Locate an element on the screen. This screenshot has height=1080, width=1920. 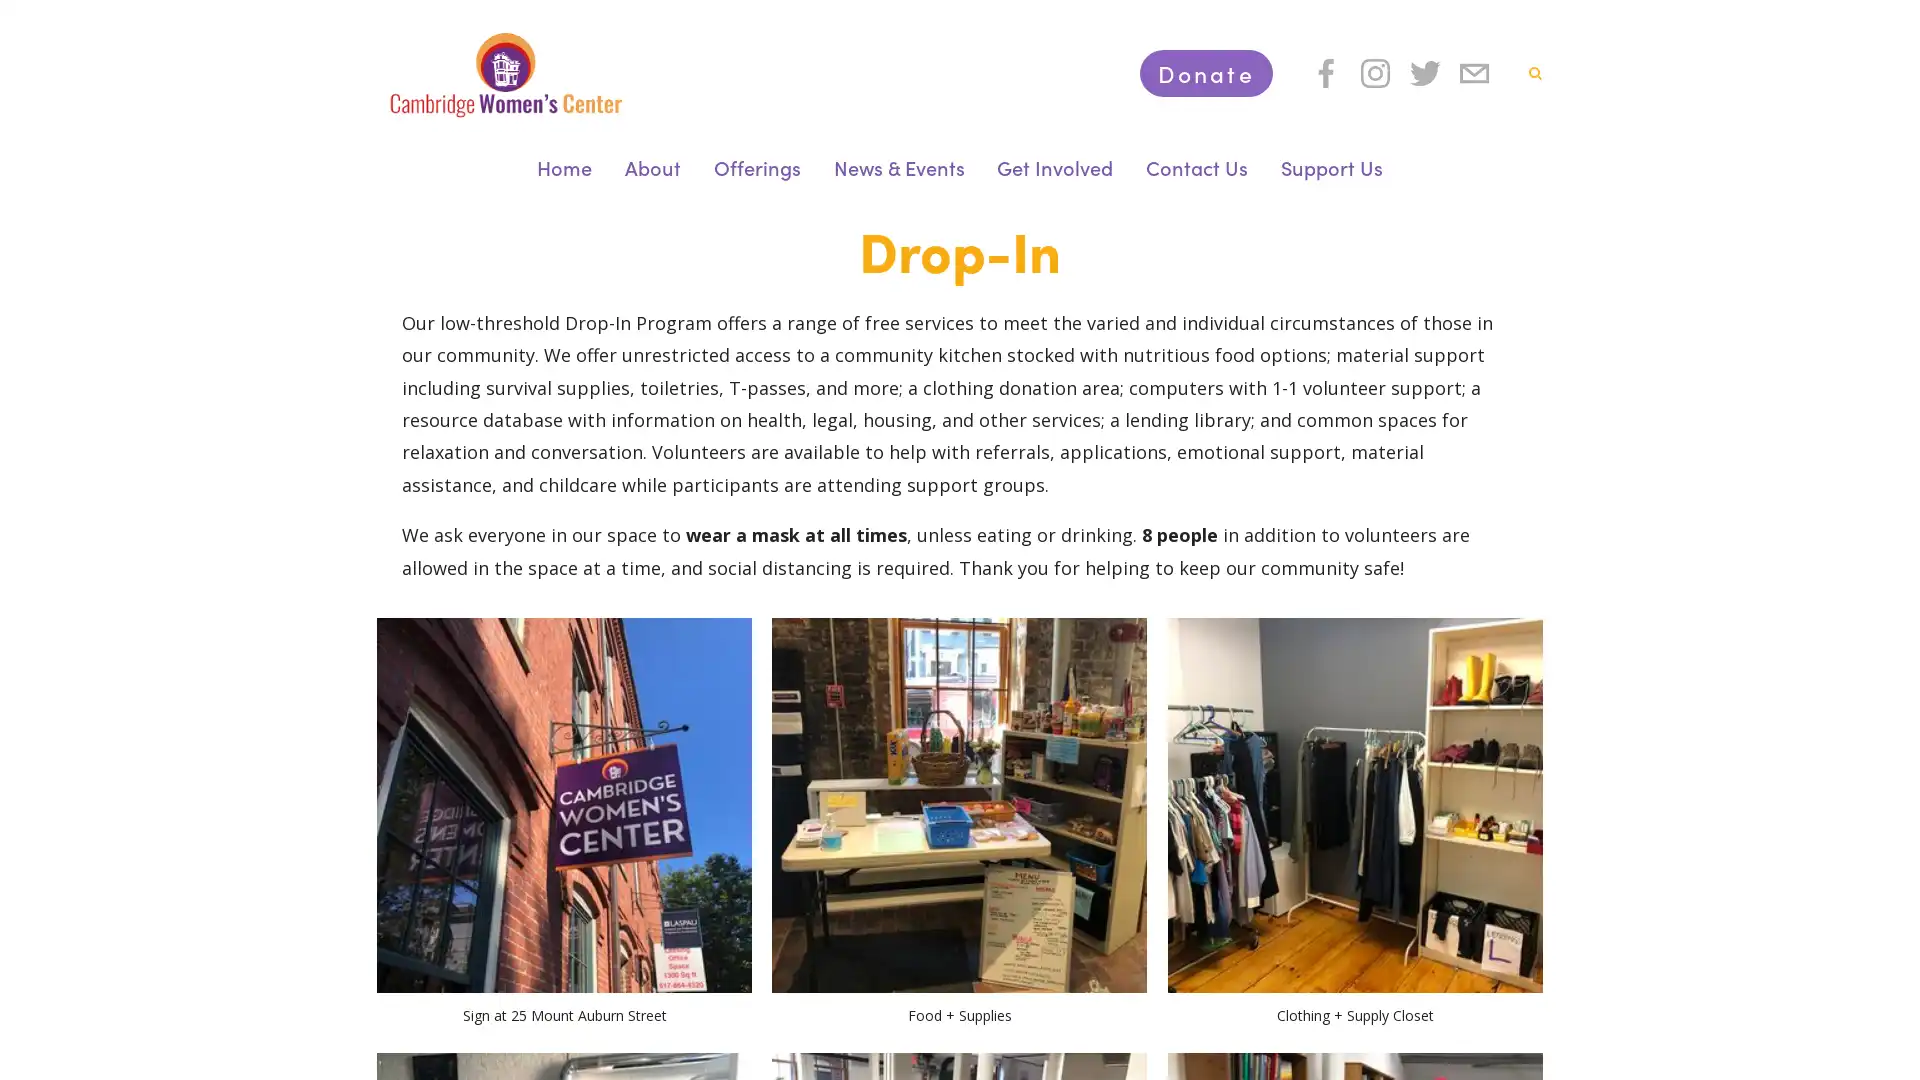
View fullsize Sign at 25 Mount Auburn Street is located at coordinates (563, 804).